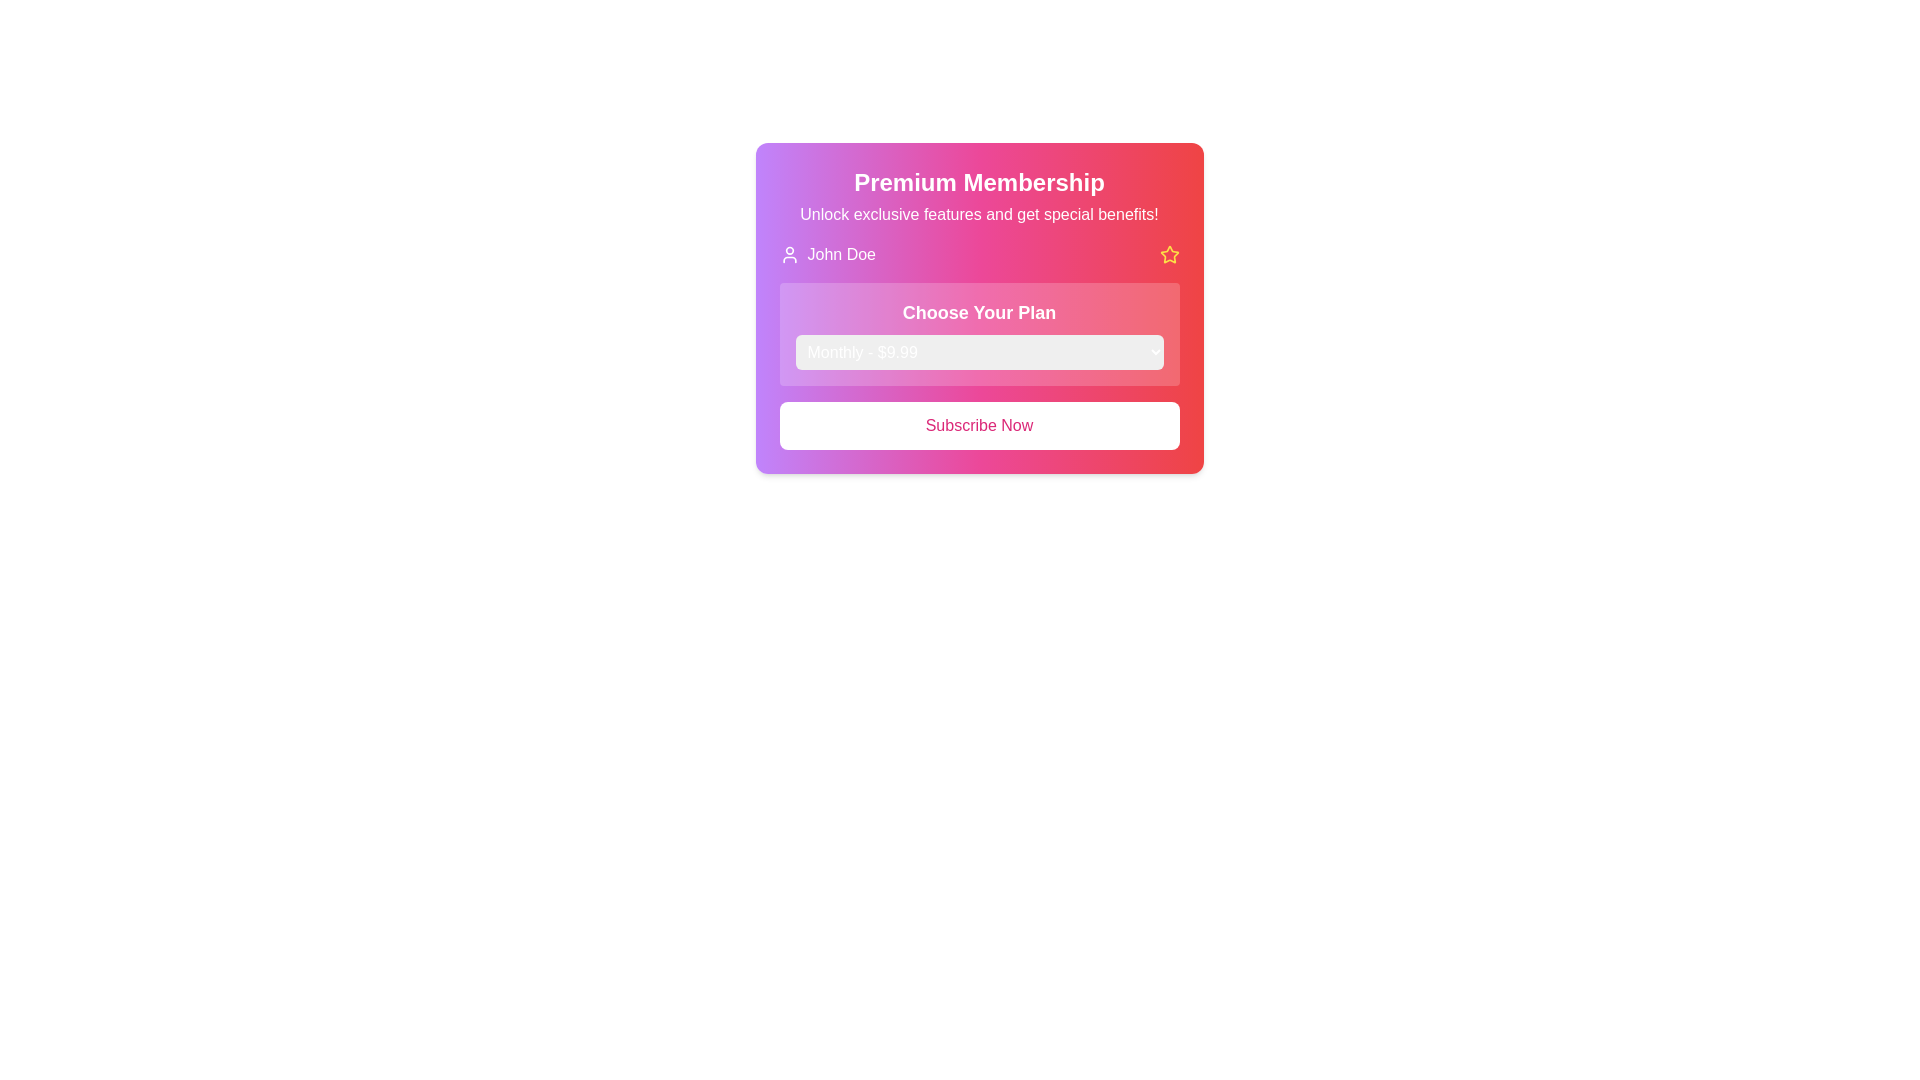 This screenshot has height=1080, width=1920. I want to click on the 'Subscribe Now' button, which is a rectangular button with rounded corners featuring a white background and bold pink text, located at the base of the 'Premium Membership' card, so click(979, 424).